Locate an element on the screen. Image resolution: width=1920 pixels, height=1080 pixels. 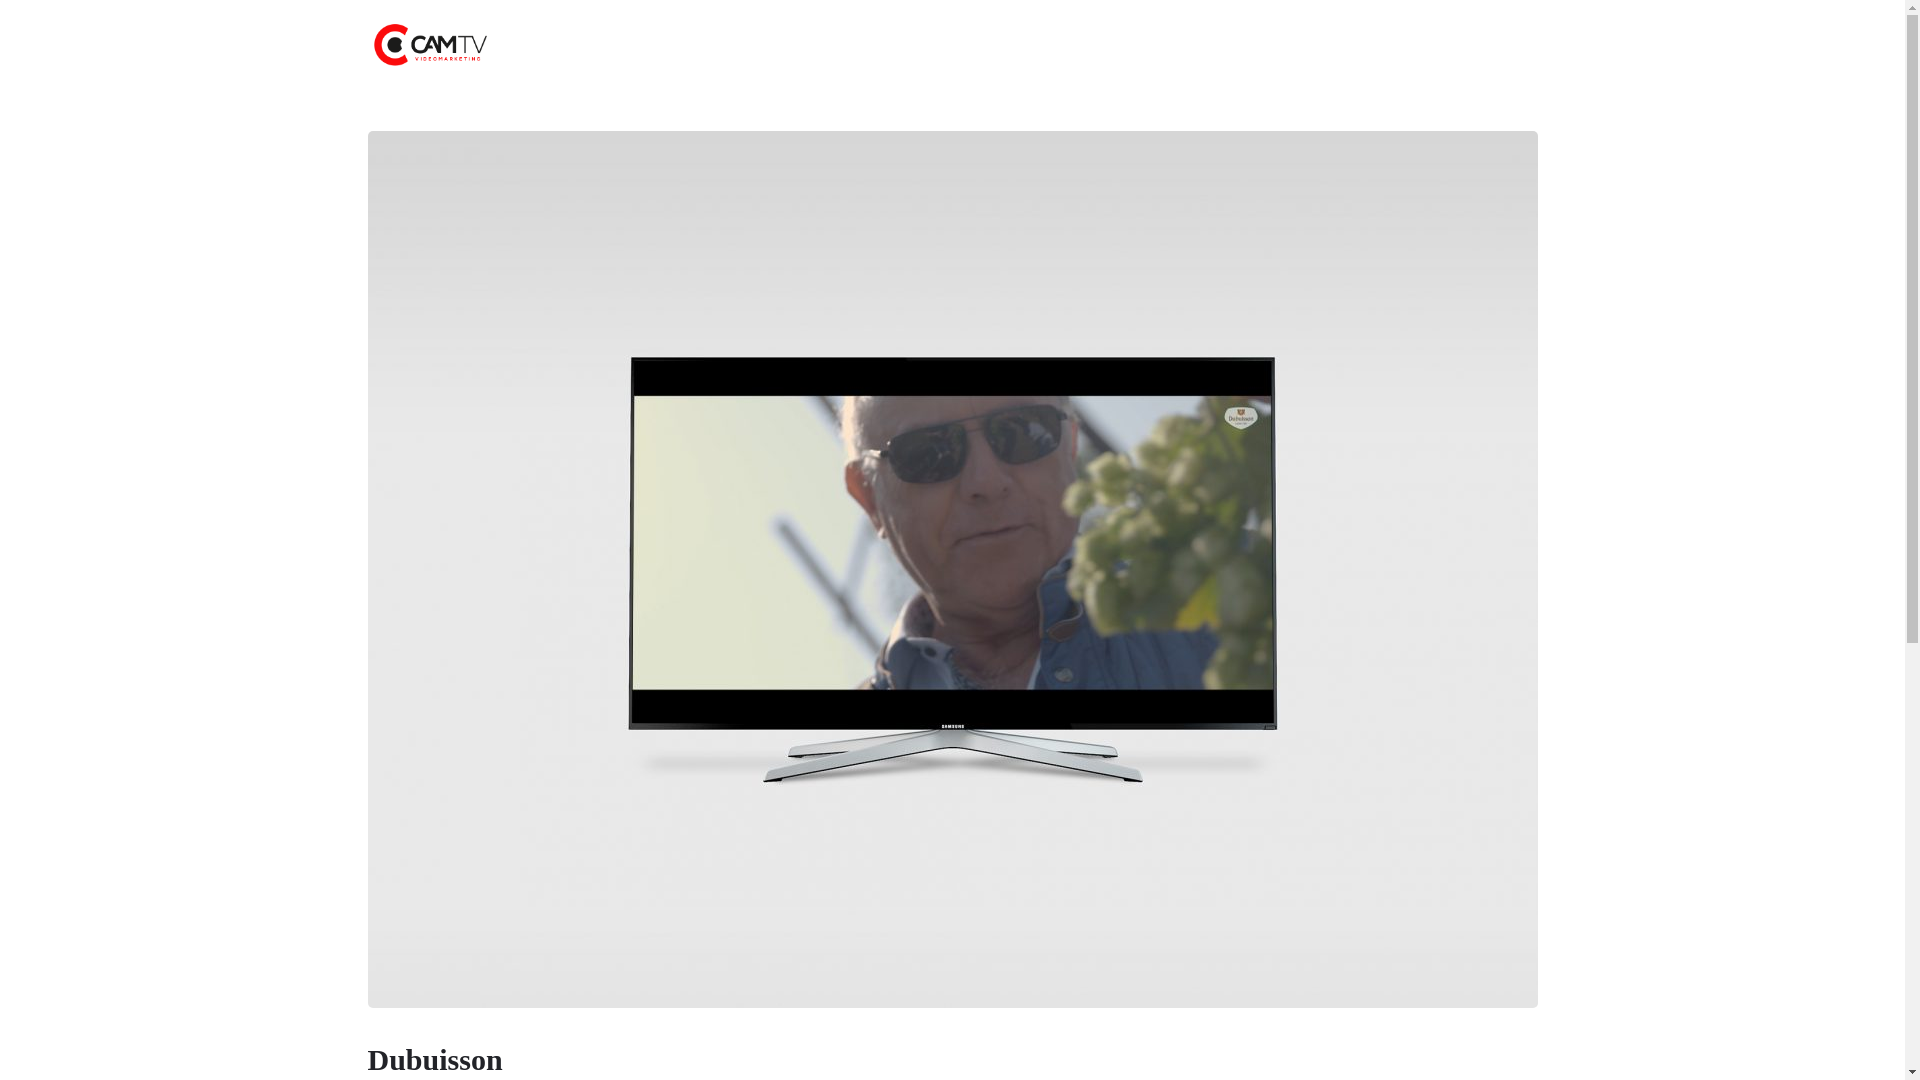
'PROJECTS' is located at coordinates (794, 45).